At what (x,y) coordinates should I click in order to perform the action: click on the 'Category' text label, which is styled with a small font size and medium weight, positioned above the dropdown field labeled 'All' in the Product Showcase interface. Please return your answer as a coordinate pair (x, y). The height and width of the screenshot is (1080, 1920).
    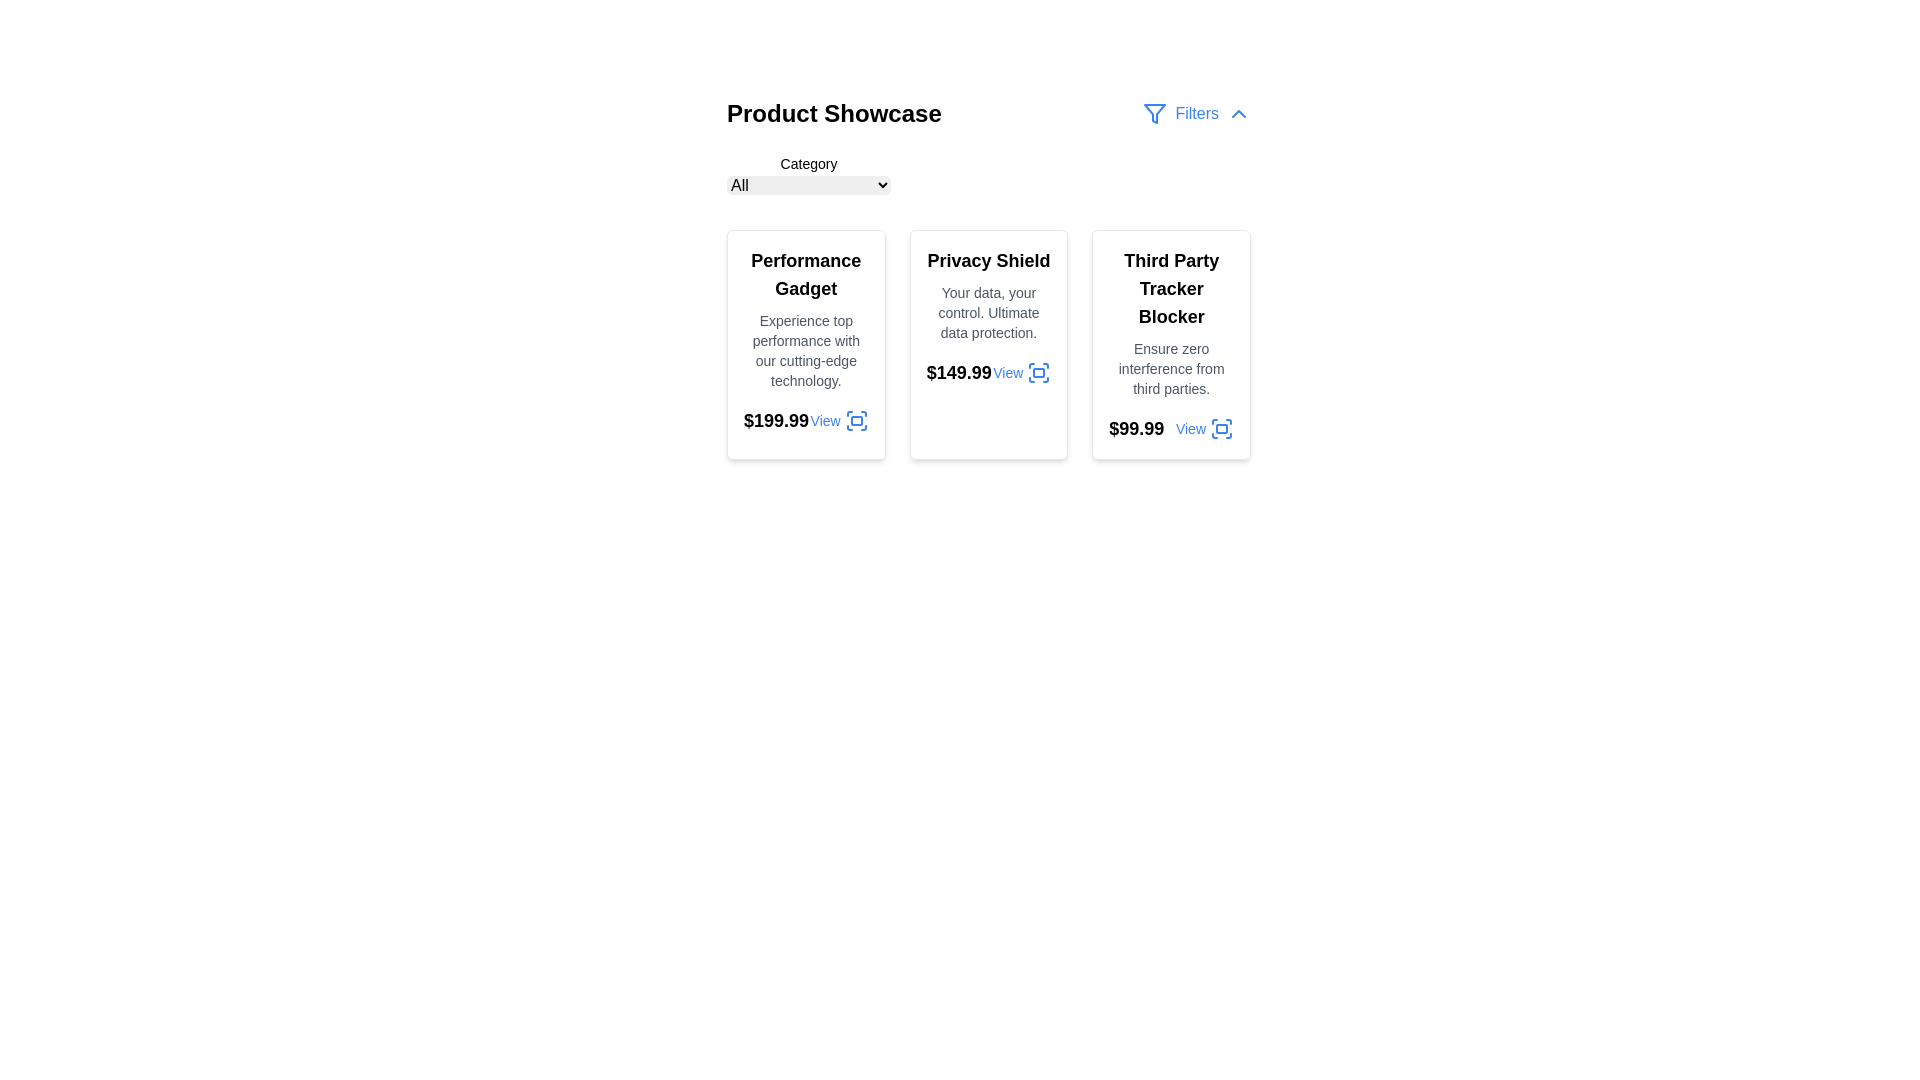
    Looking at the image, I should click on (809, 163).